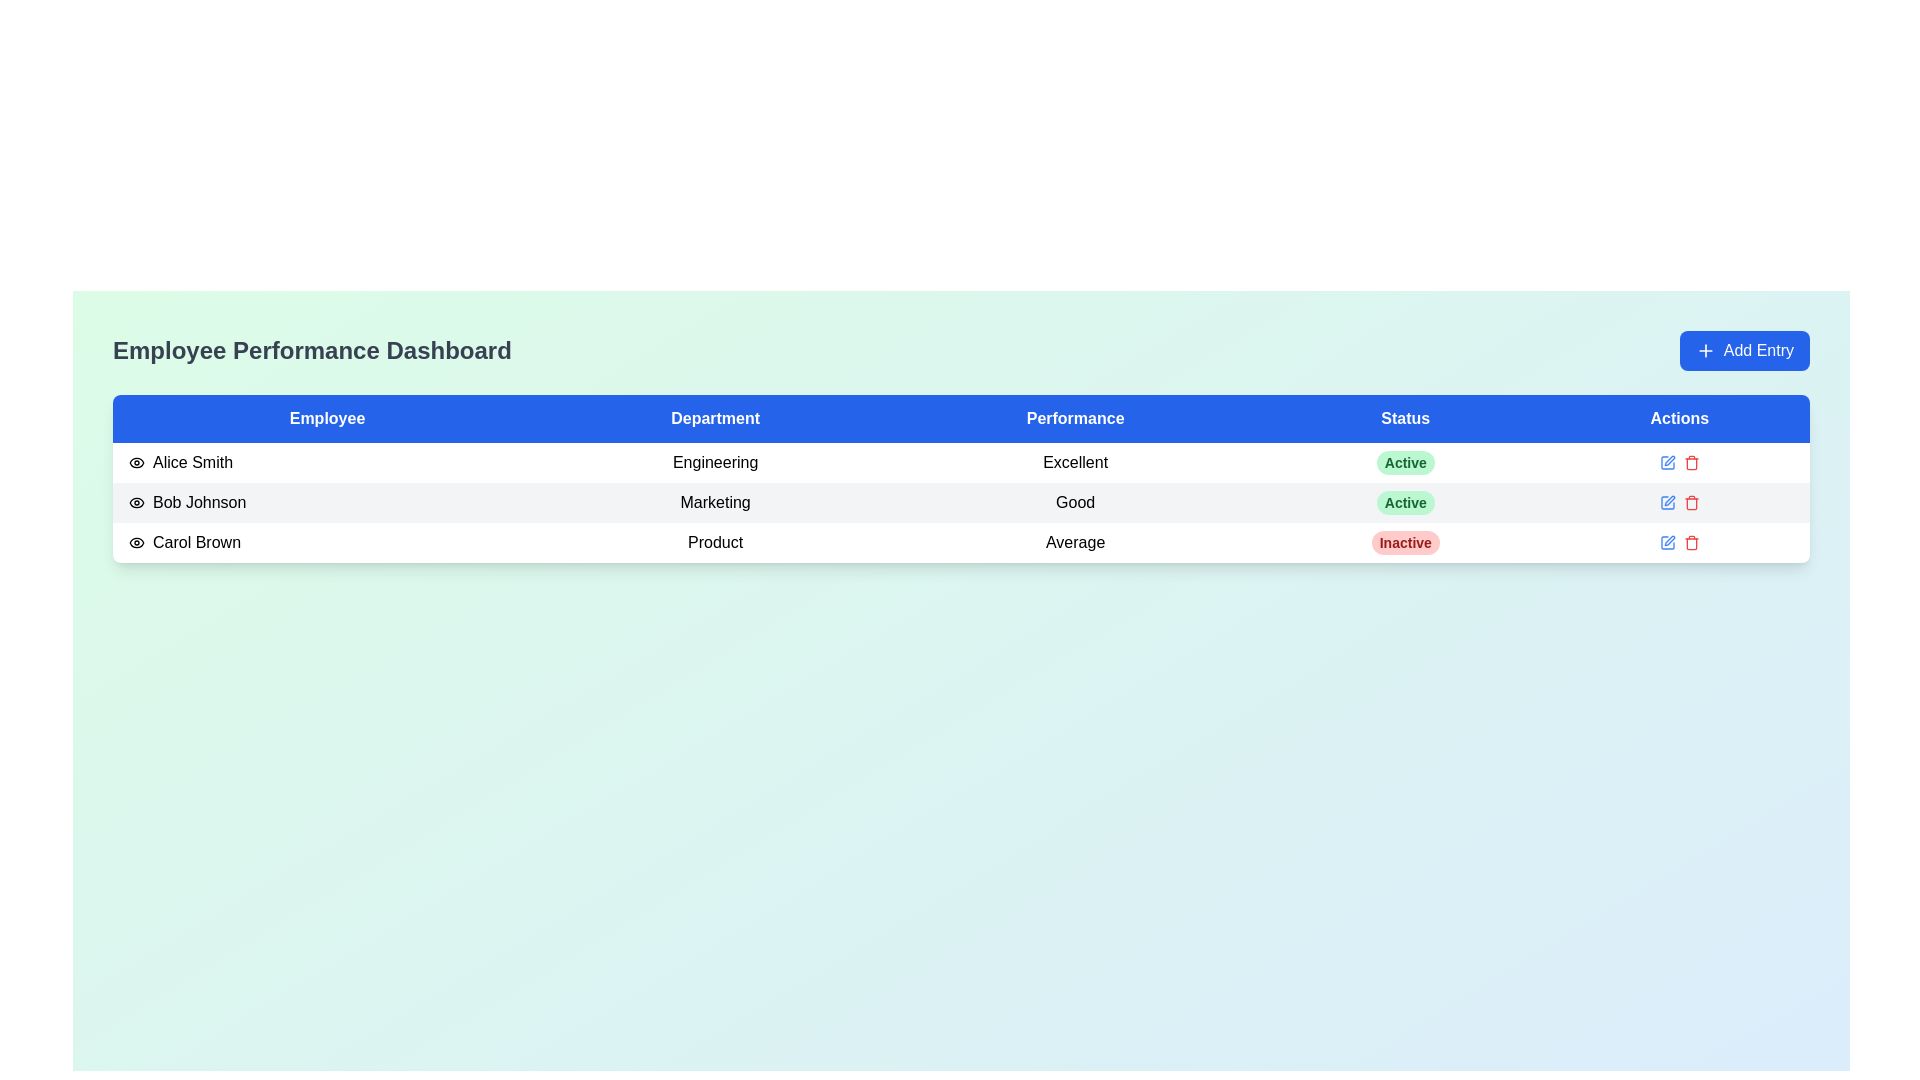  I want to click on text block displaying the word 'Marketing' which is located in the second row of the table under the column titled 'Department' for 'Bob Johnson', so click(715, 501).